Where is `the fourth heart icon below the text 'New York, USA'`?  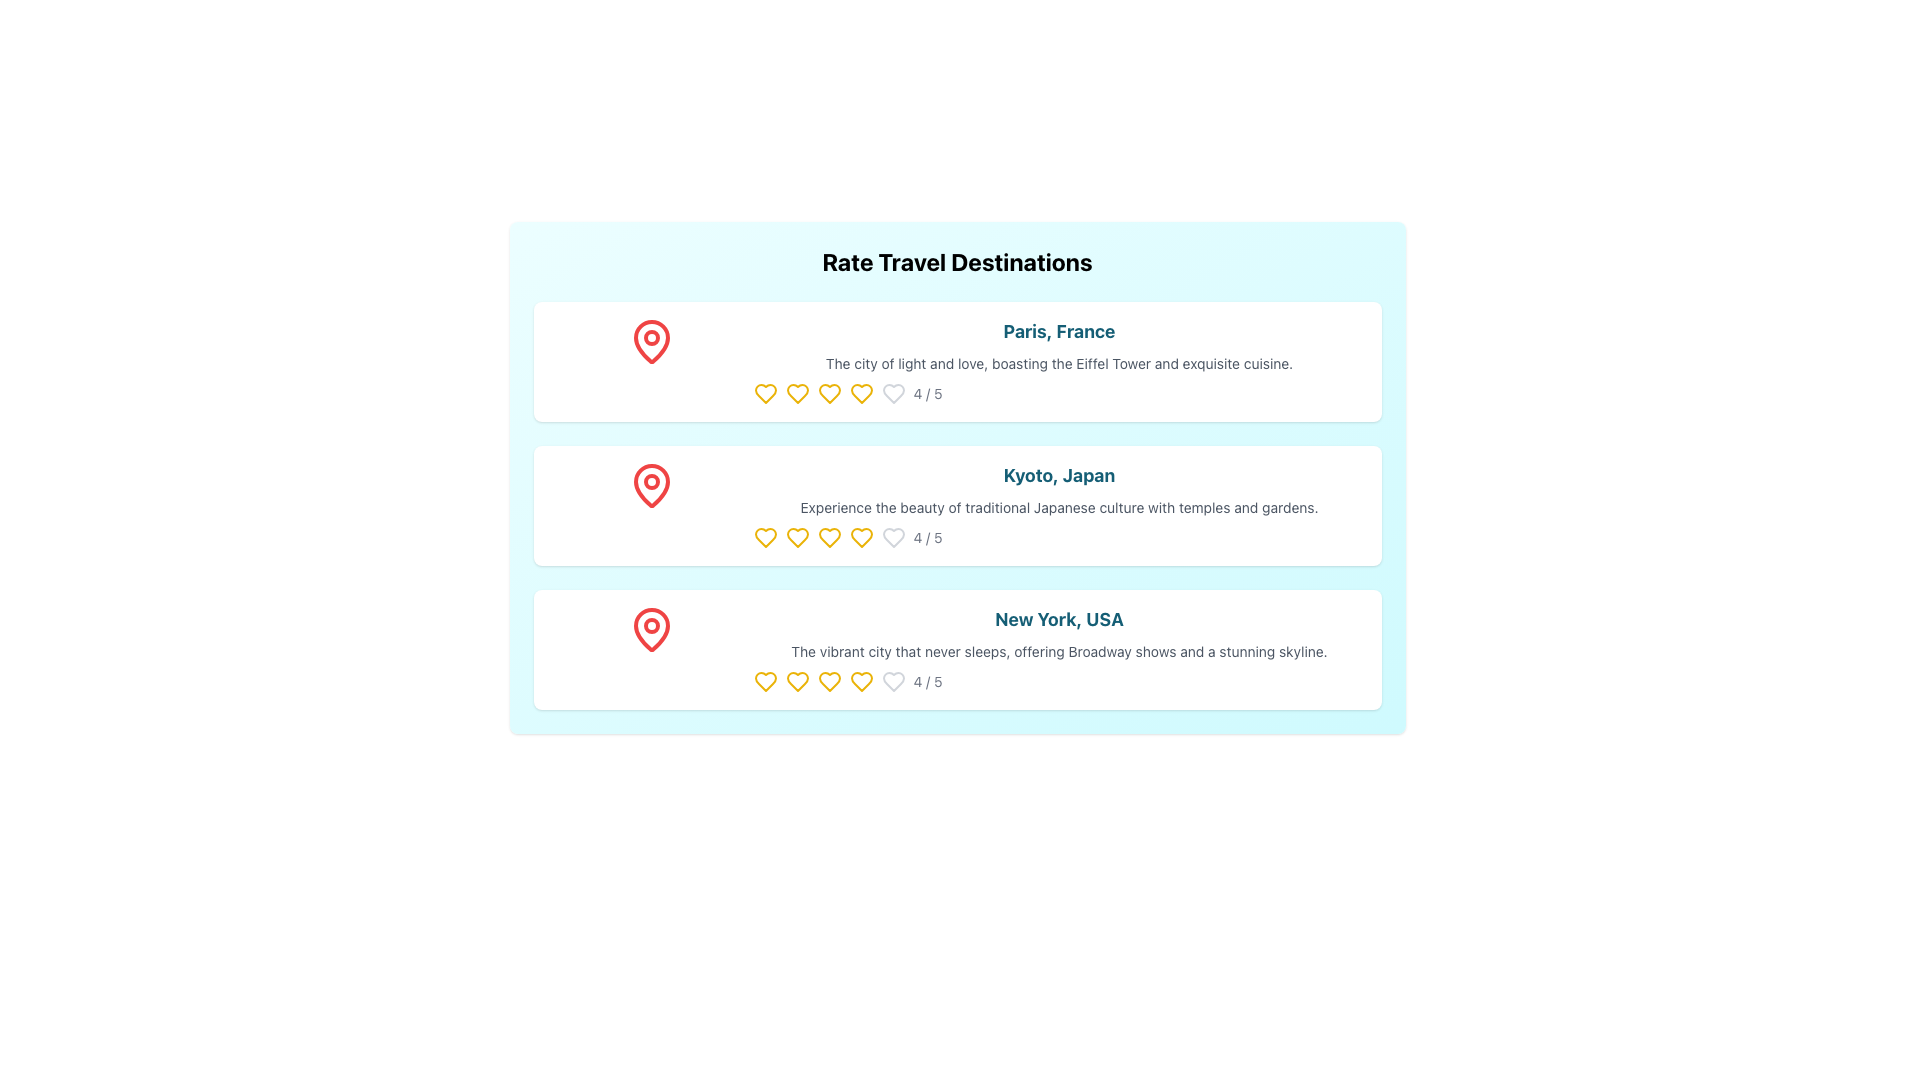 the fourth heart icon below the text 'New York, USA' is located at coordinates (861, 681).